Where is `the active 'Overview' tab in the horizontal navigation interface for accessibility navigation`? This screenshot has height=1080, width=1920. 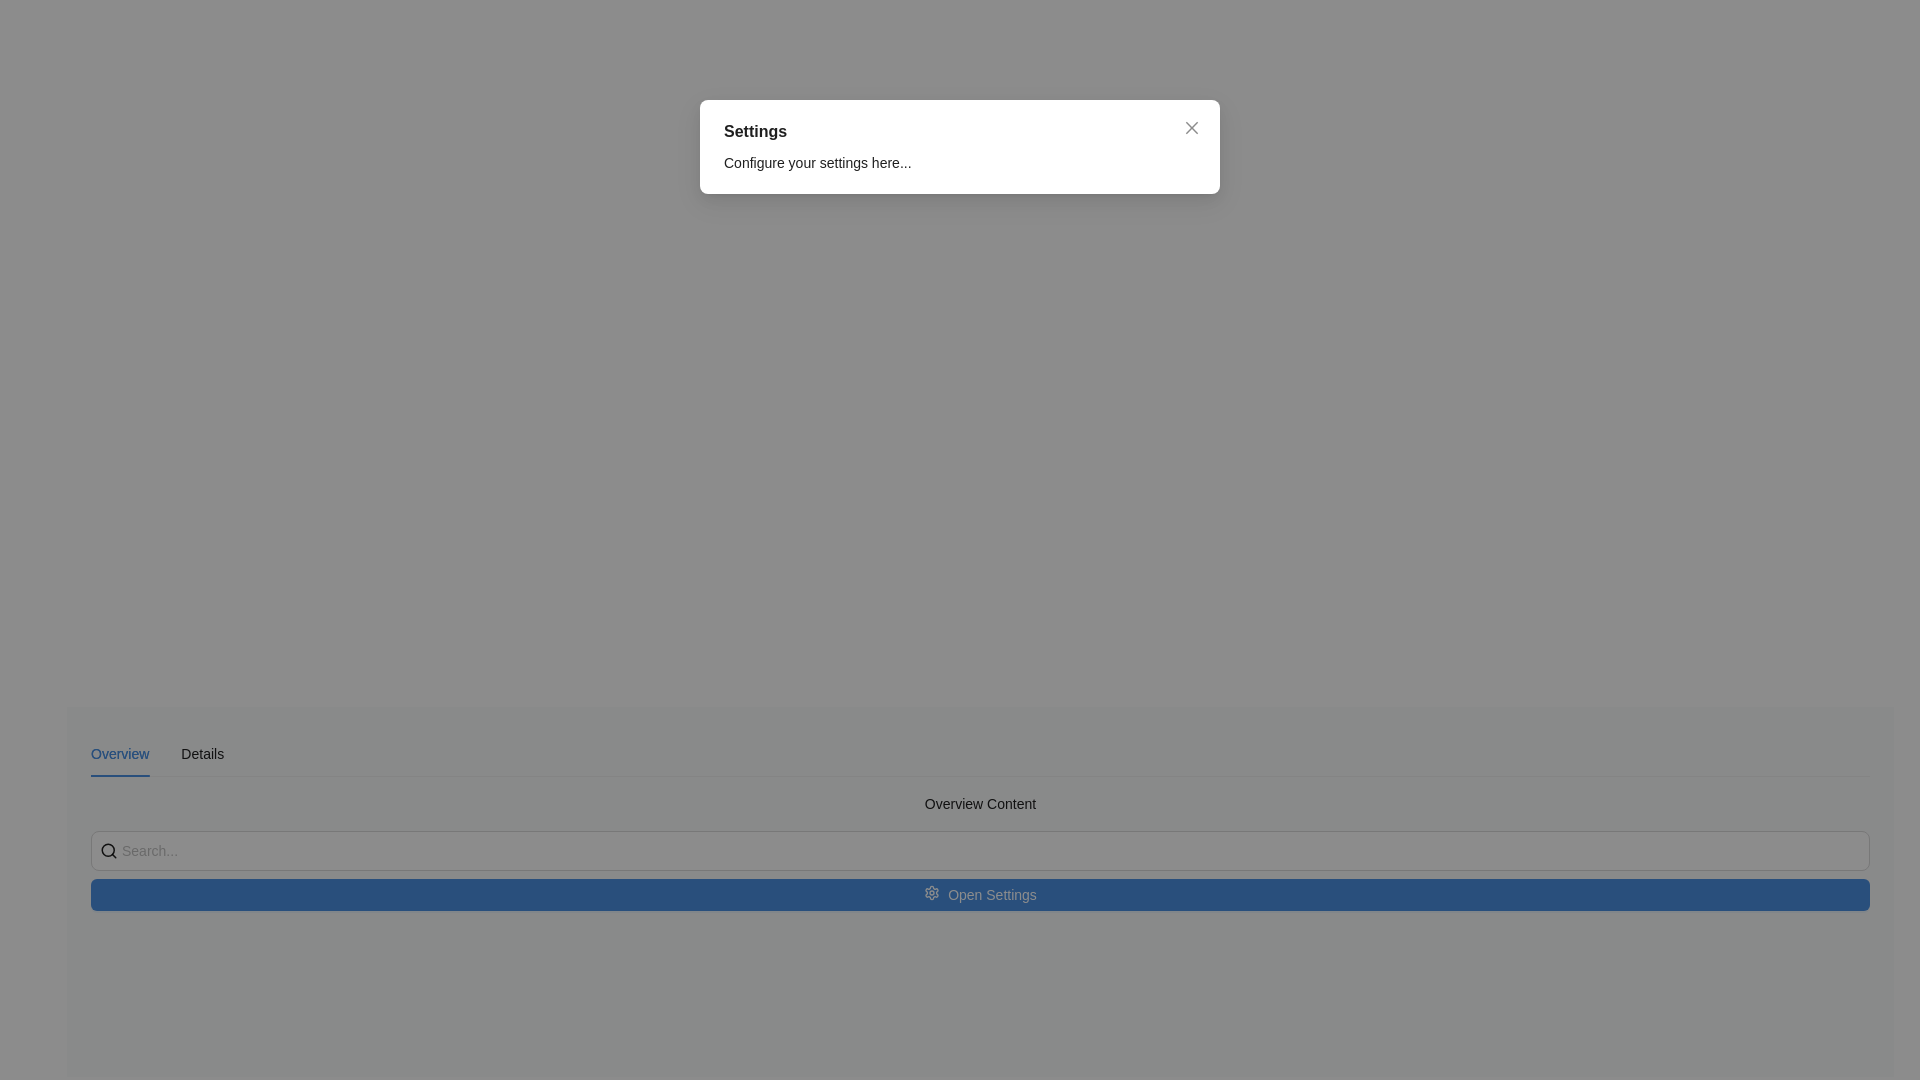
the active 'Overview' tab in the horizontal navigation interface for accessibility navigation is located at coordinates (119, 753).